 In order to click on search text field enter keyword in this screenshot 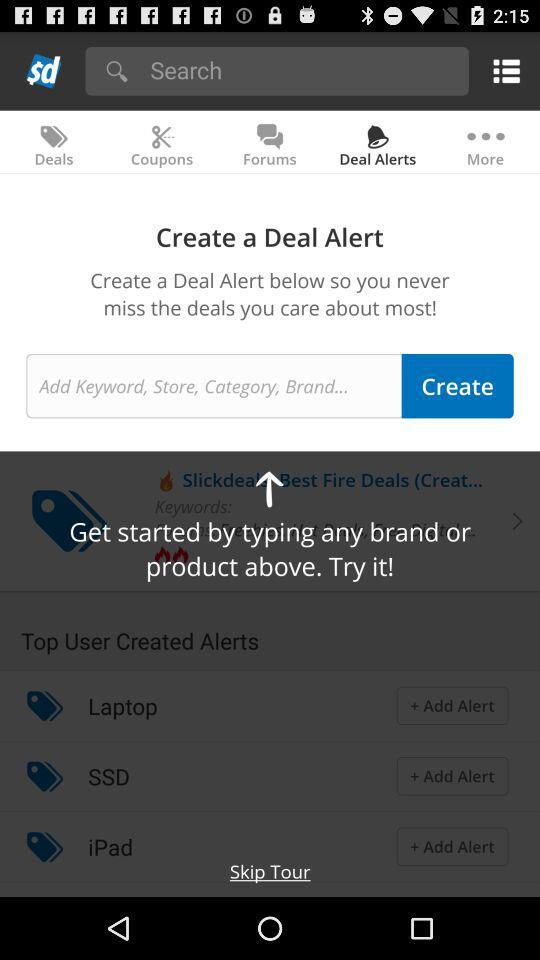, I will do `click(212, 384)`.